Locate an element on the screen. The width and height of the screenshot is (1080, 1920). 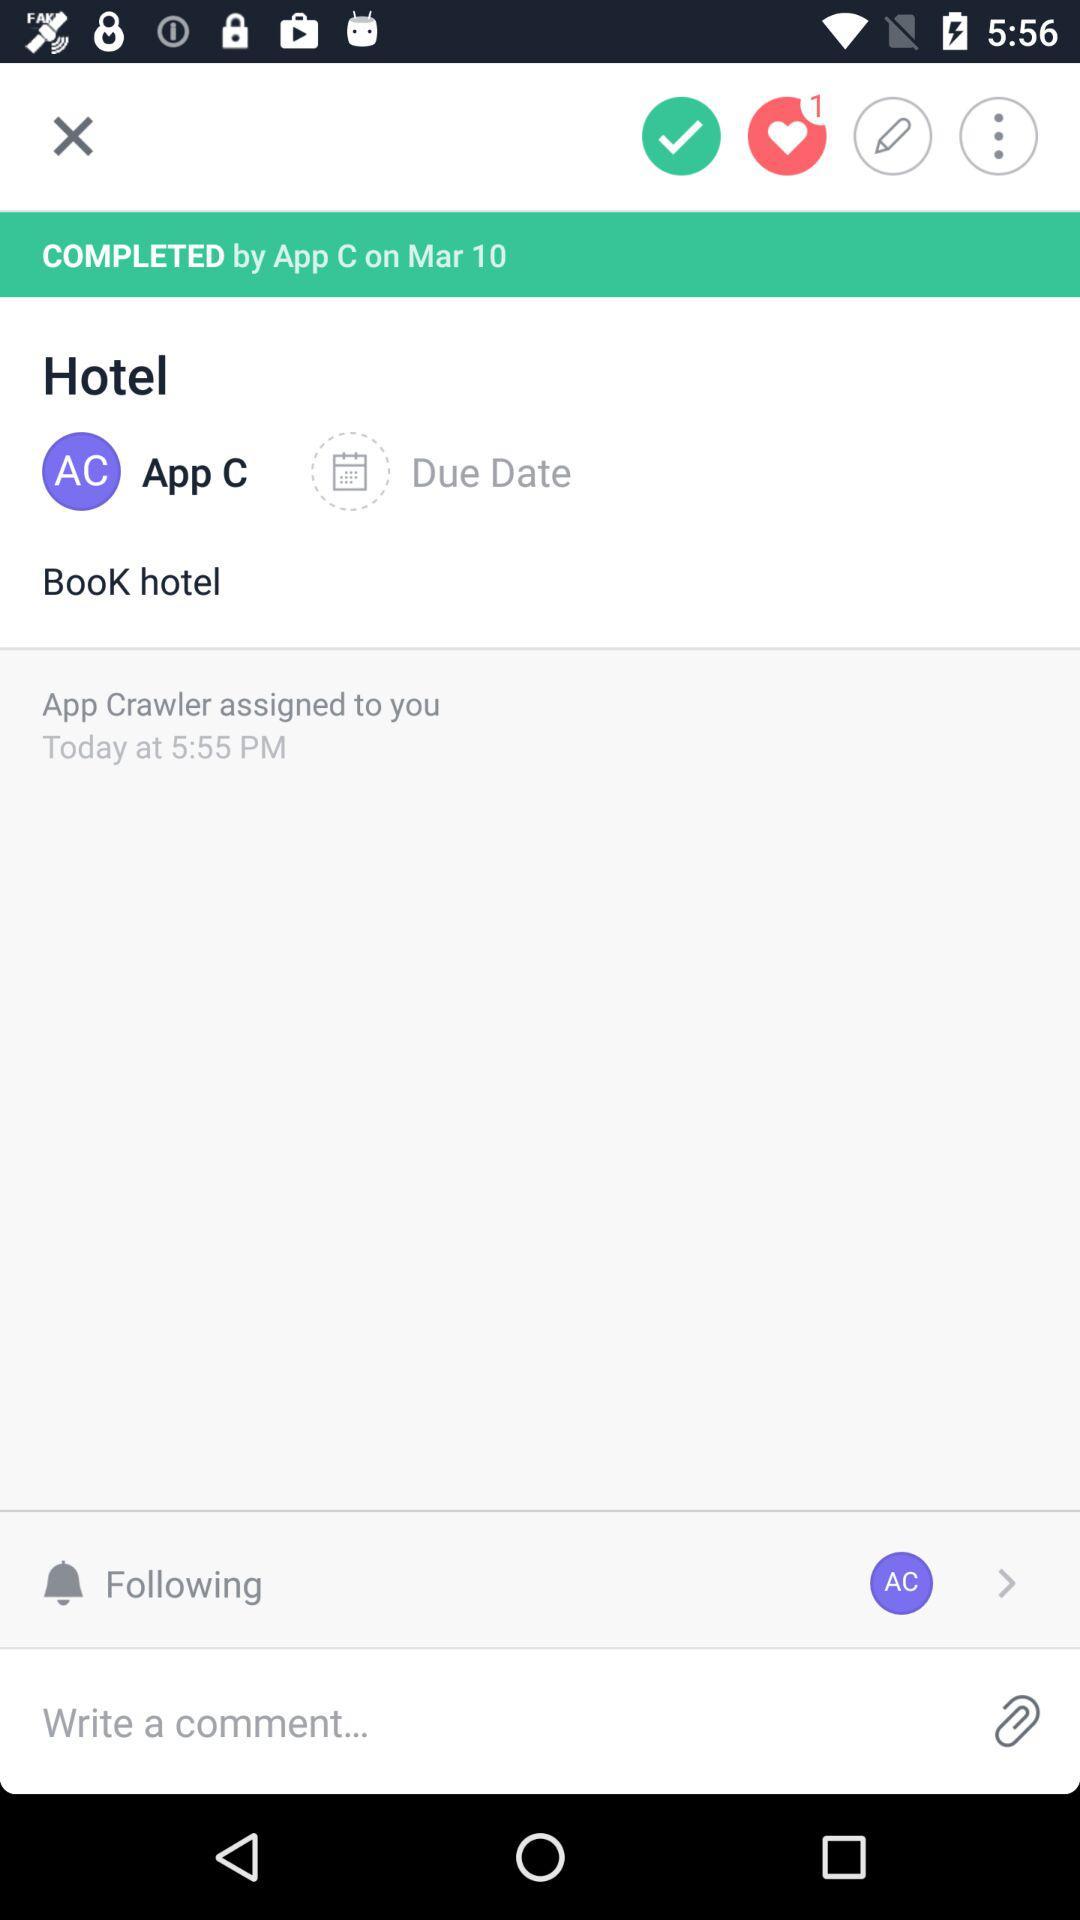
the icon below app c is located at coordinates (540, 600).